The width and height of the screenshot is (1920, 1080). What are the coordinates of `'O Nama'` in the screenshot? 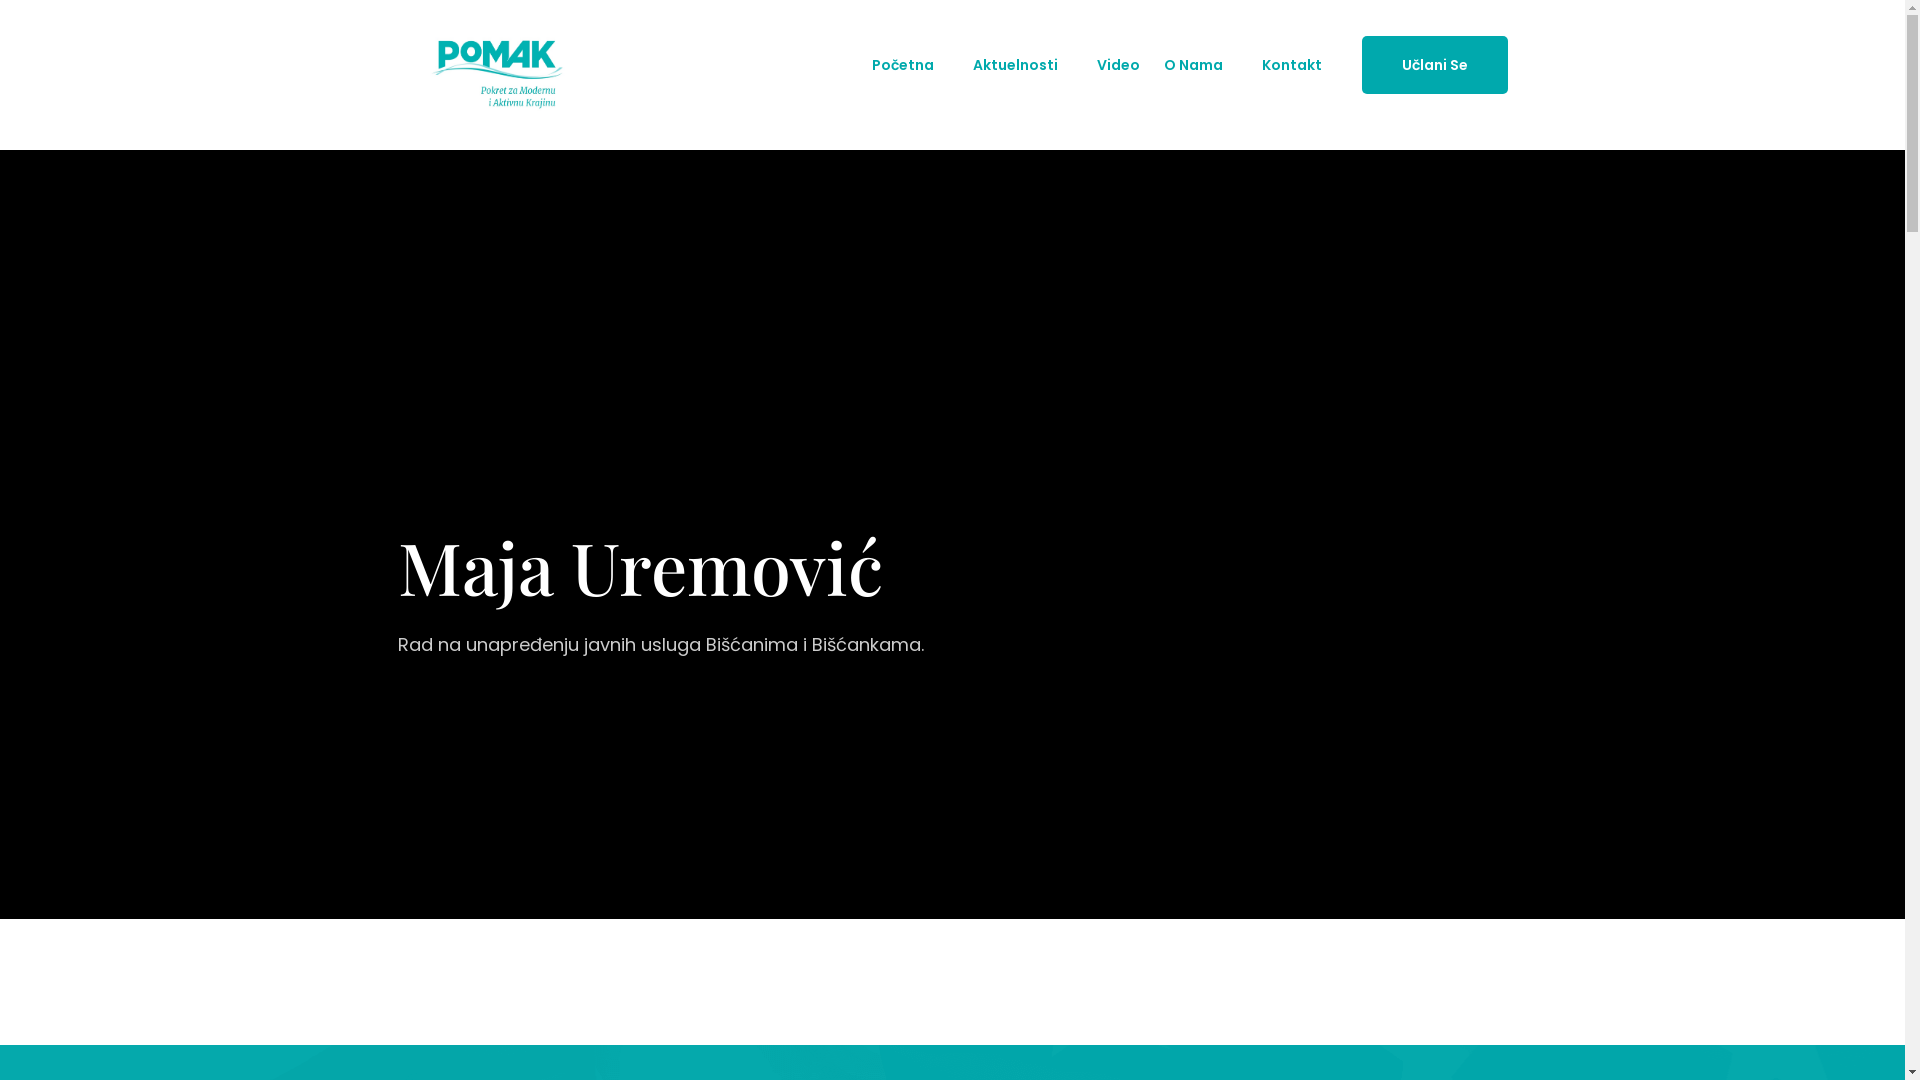 It's located at (1193, 64).